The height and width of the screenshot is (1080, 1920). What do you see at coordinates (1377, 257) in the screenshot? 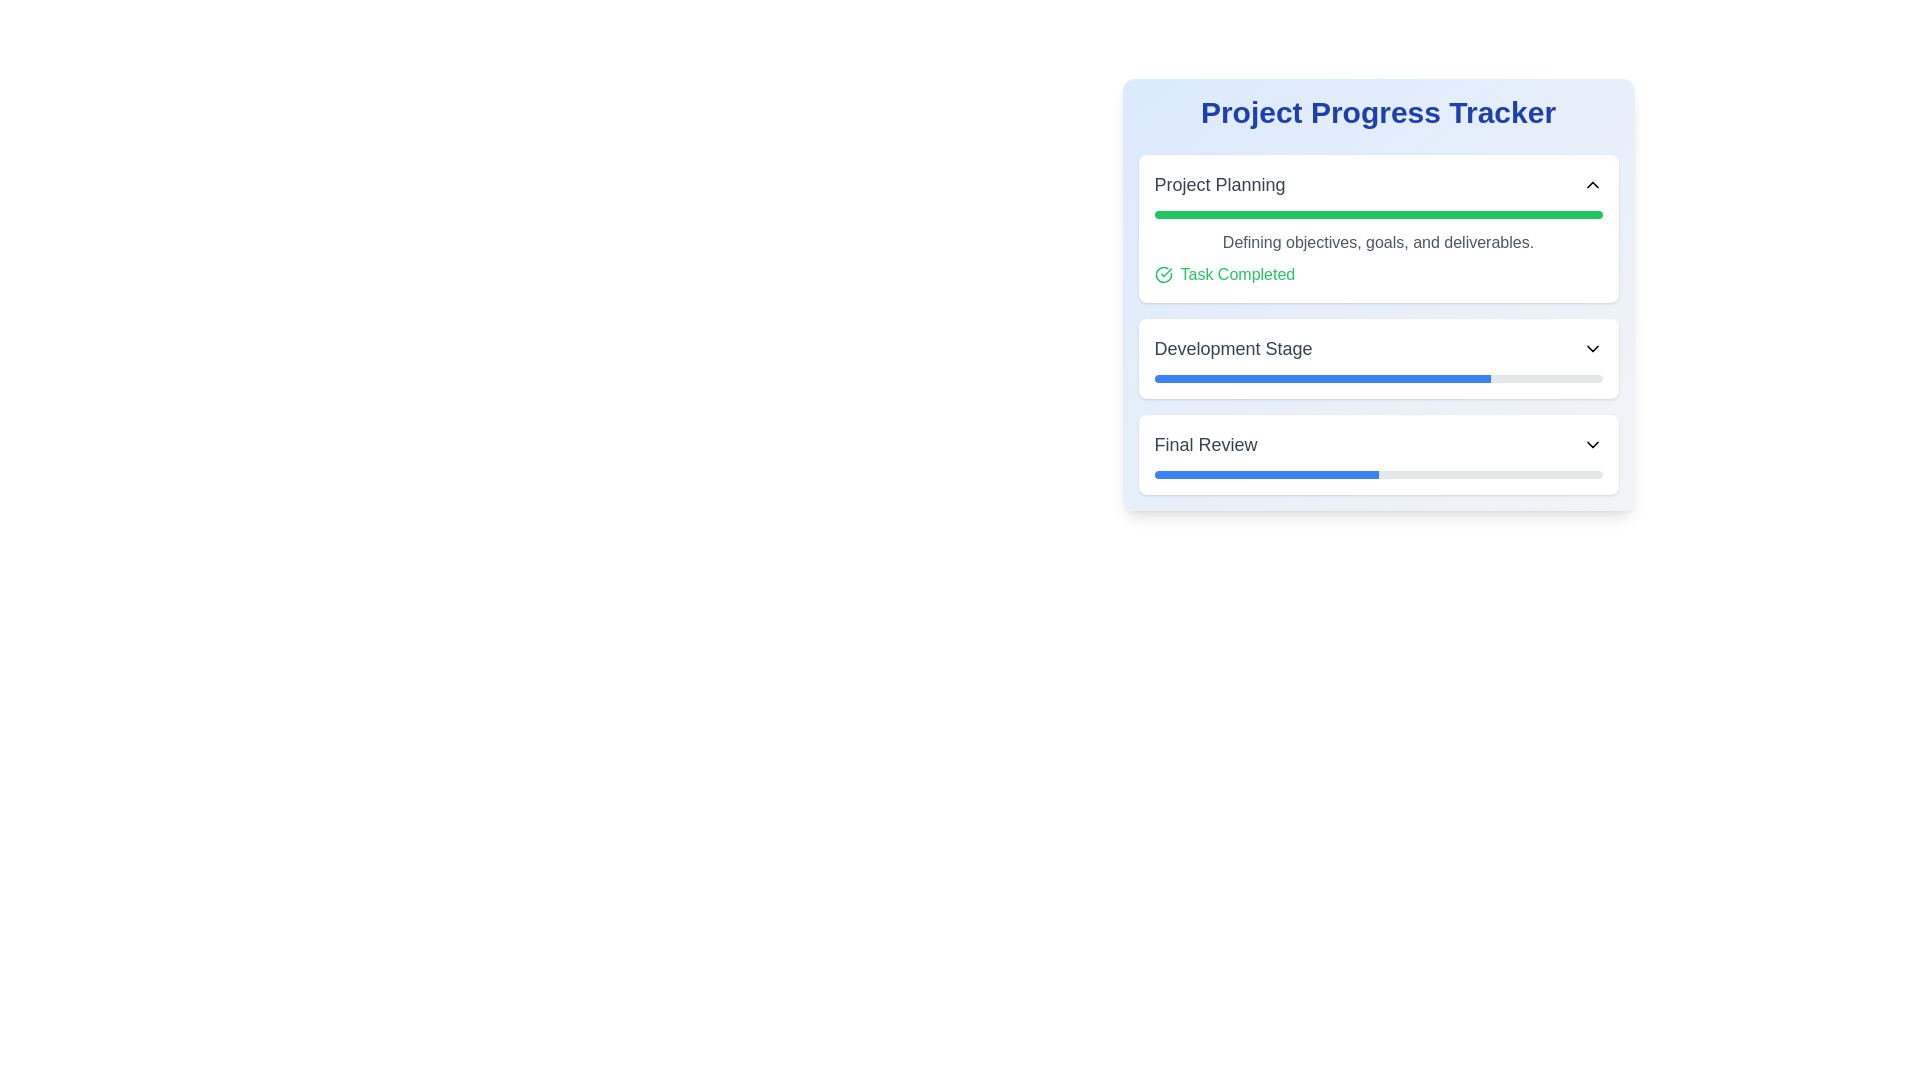
I see `the text block with an icon in the 'Project Planning' section of the 'Project Progress Tracker' card, which summarizes completed tasks` at bounding box center [1377, 257].